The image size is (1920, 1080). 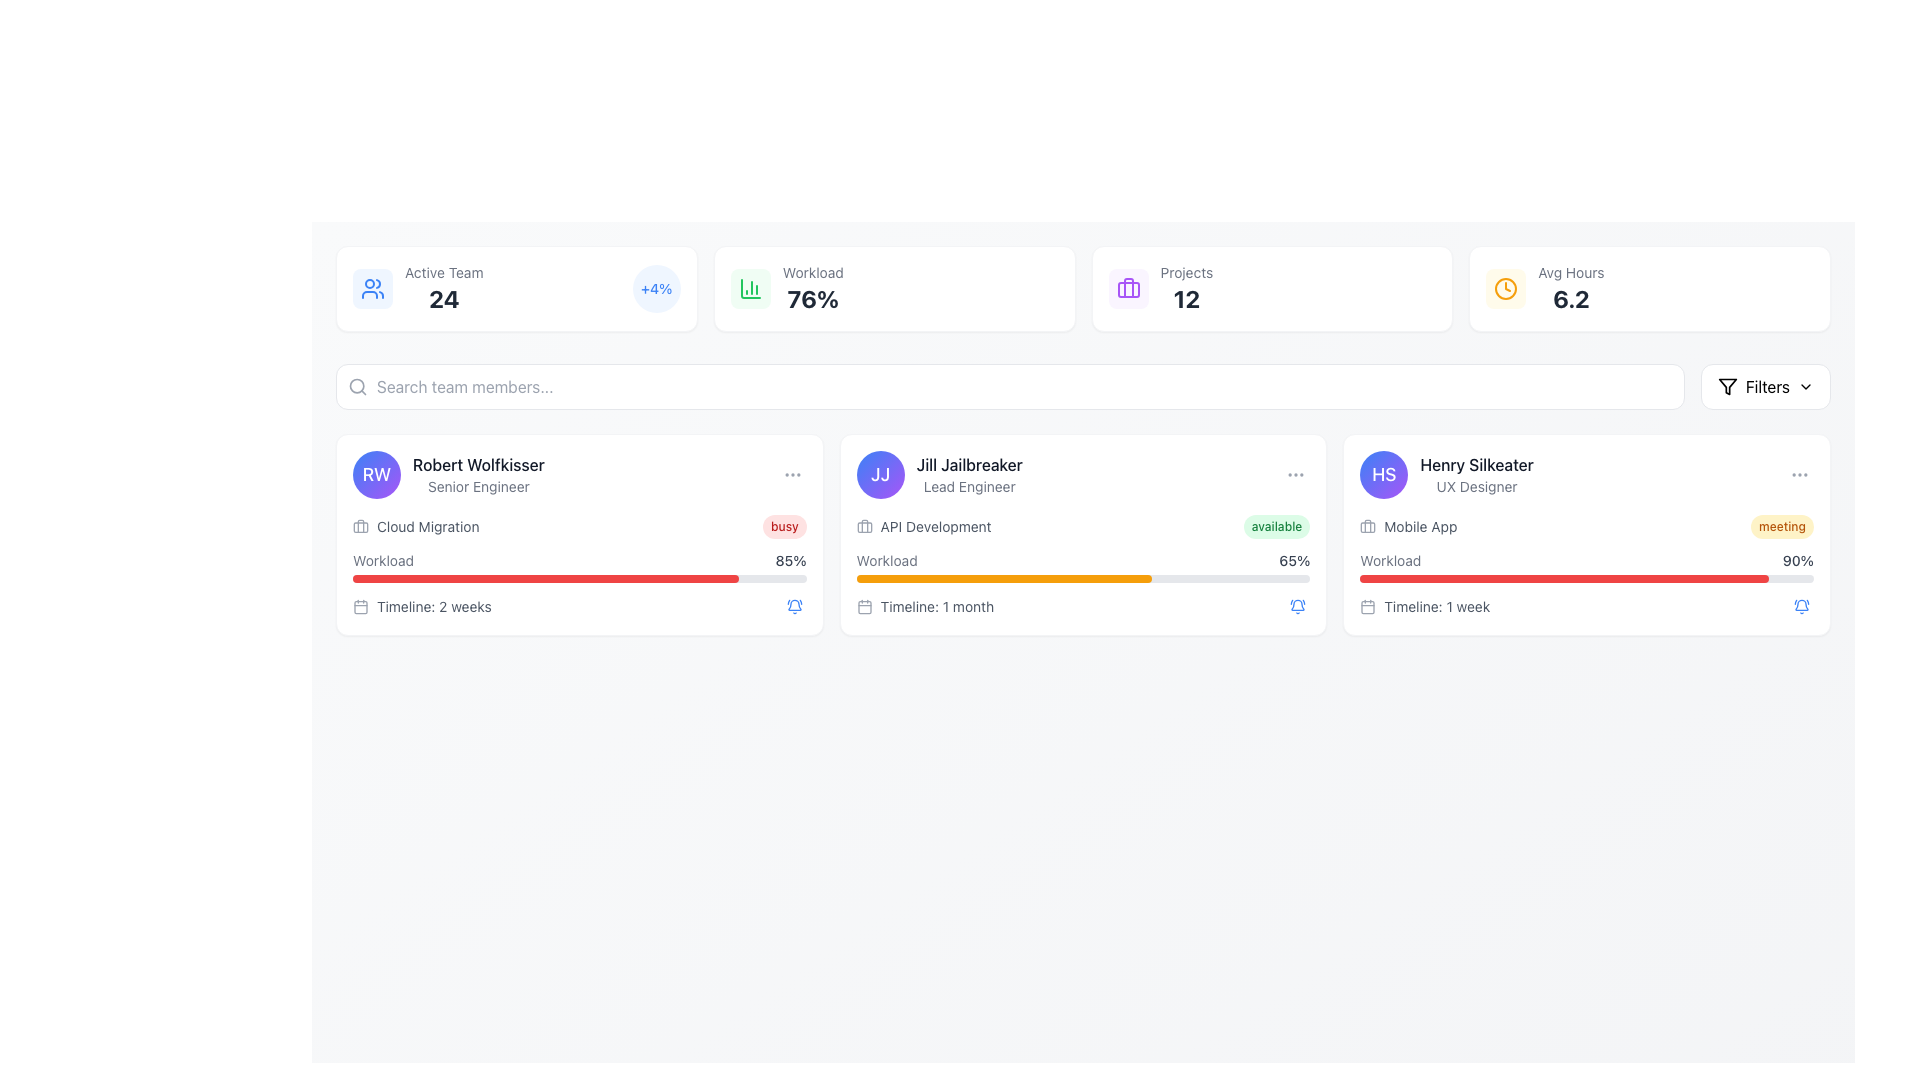 What do you see at coordinates (749, 289) in the screenshot?
I see `the workload analytics icon located in the dashboard interface at the top, specifically within the second section labeled 'Workload', directly left of the text displaying '76%.'` at bounding box center [749, 289].